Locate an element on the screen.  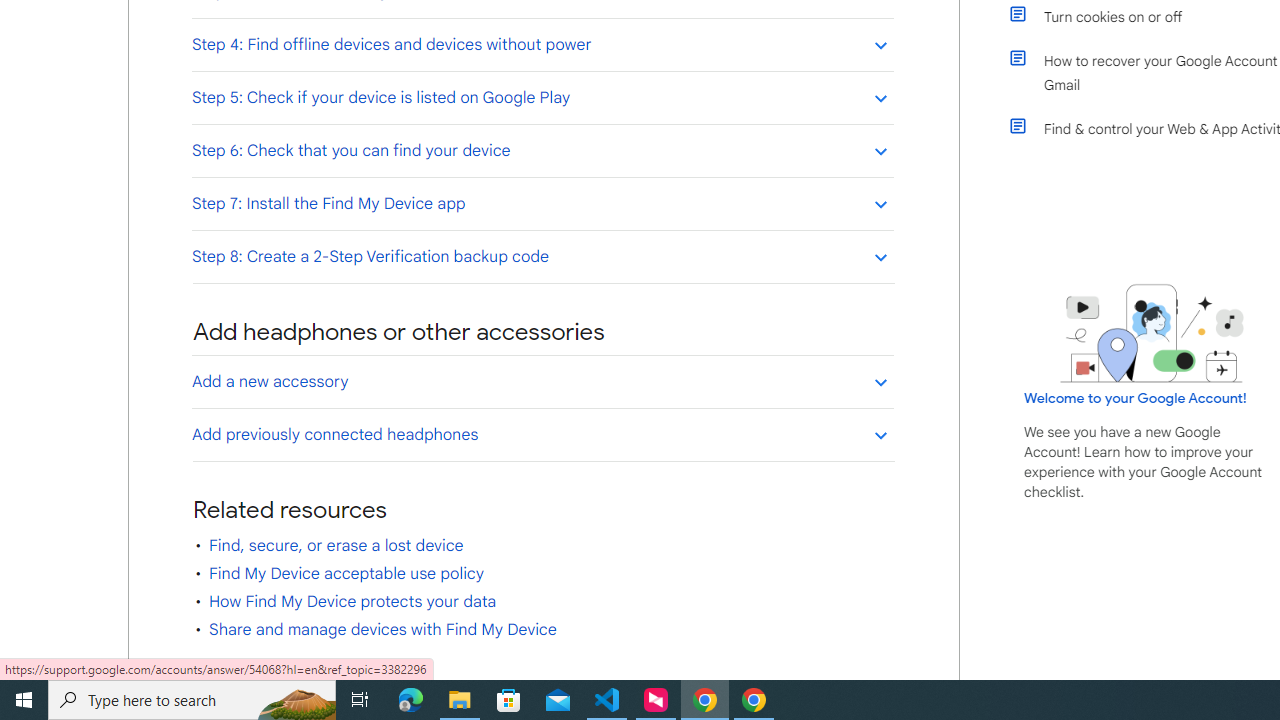
'Share and manage devices with Find My Device' is located at coordinates (382, 630).